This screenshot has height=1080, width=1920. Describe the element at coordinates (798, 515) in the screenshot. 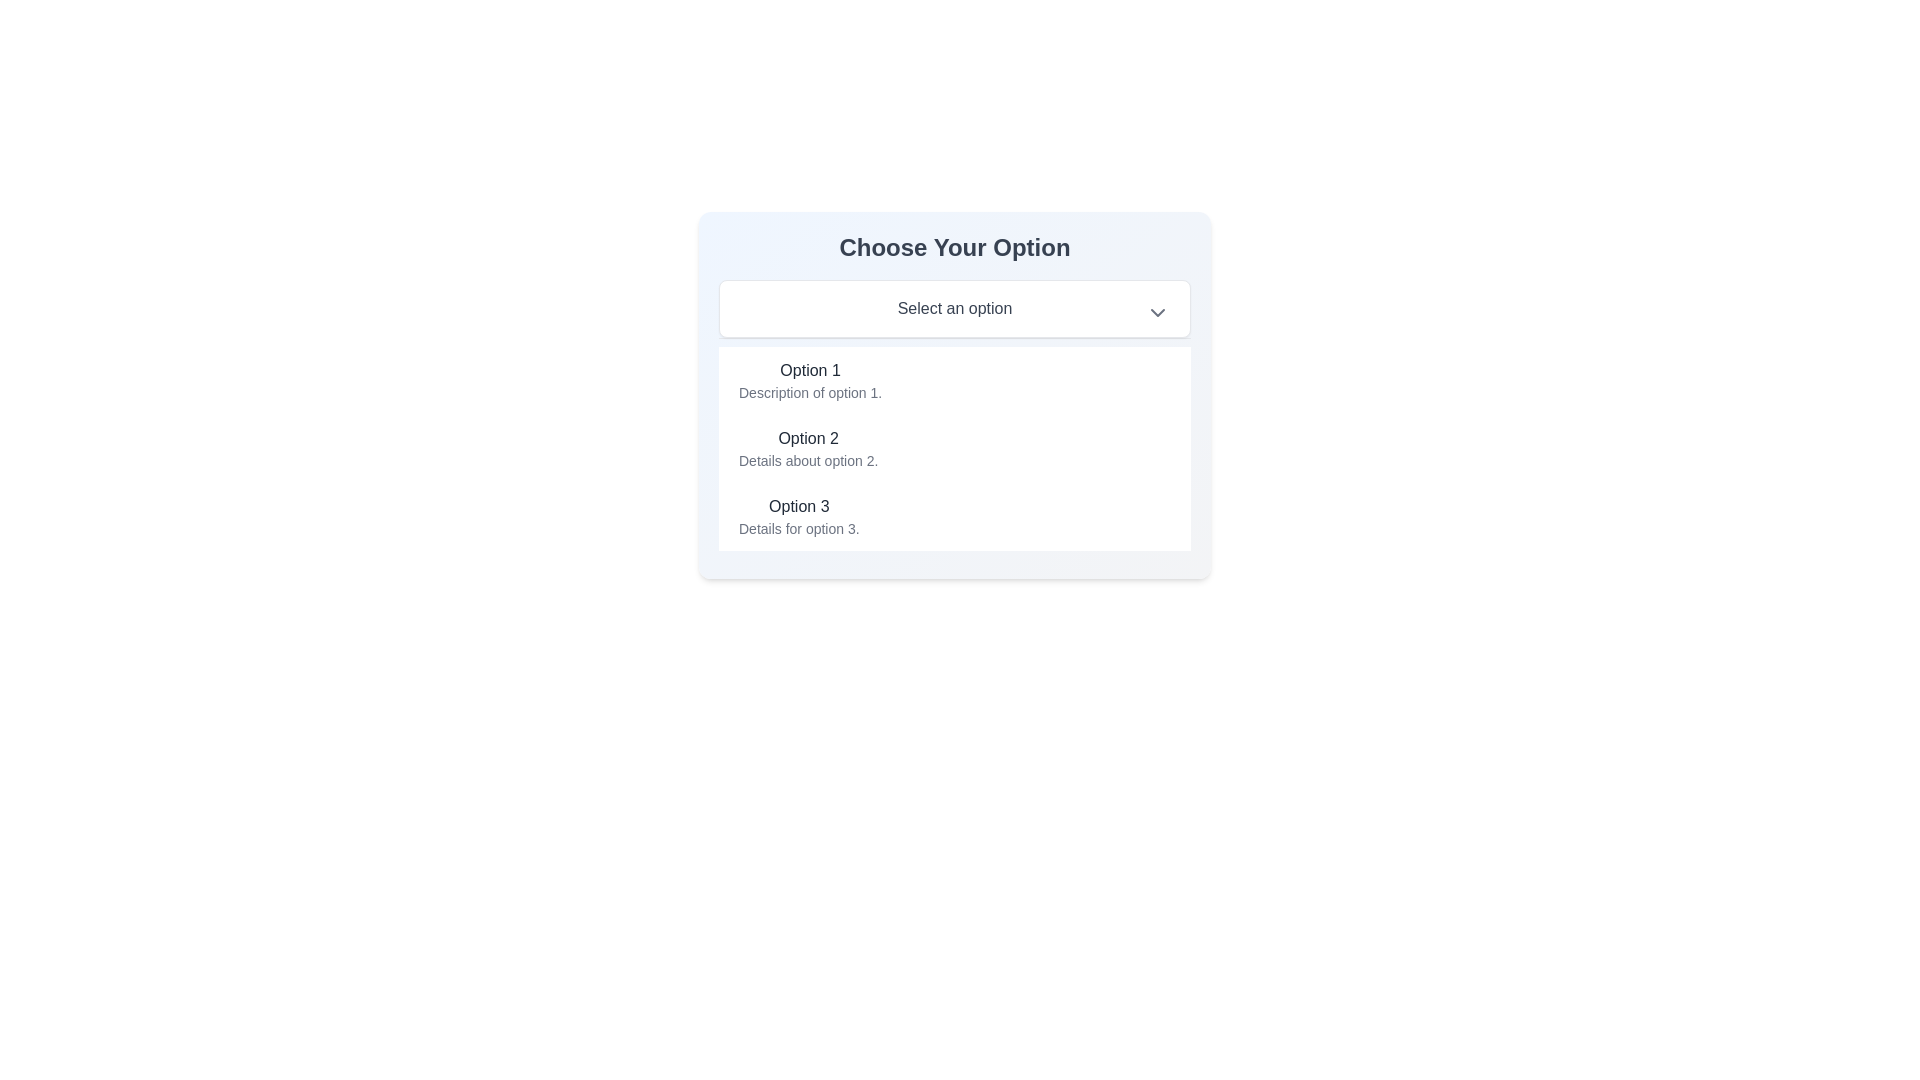

I see `the 'Option 3' list item` at that location.